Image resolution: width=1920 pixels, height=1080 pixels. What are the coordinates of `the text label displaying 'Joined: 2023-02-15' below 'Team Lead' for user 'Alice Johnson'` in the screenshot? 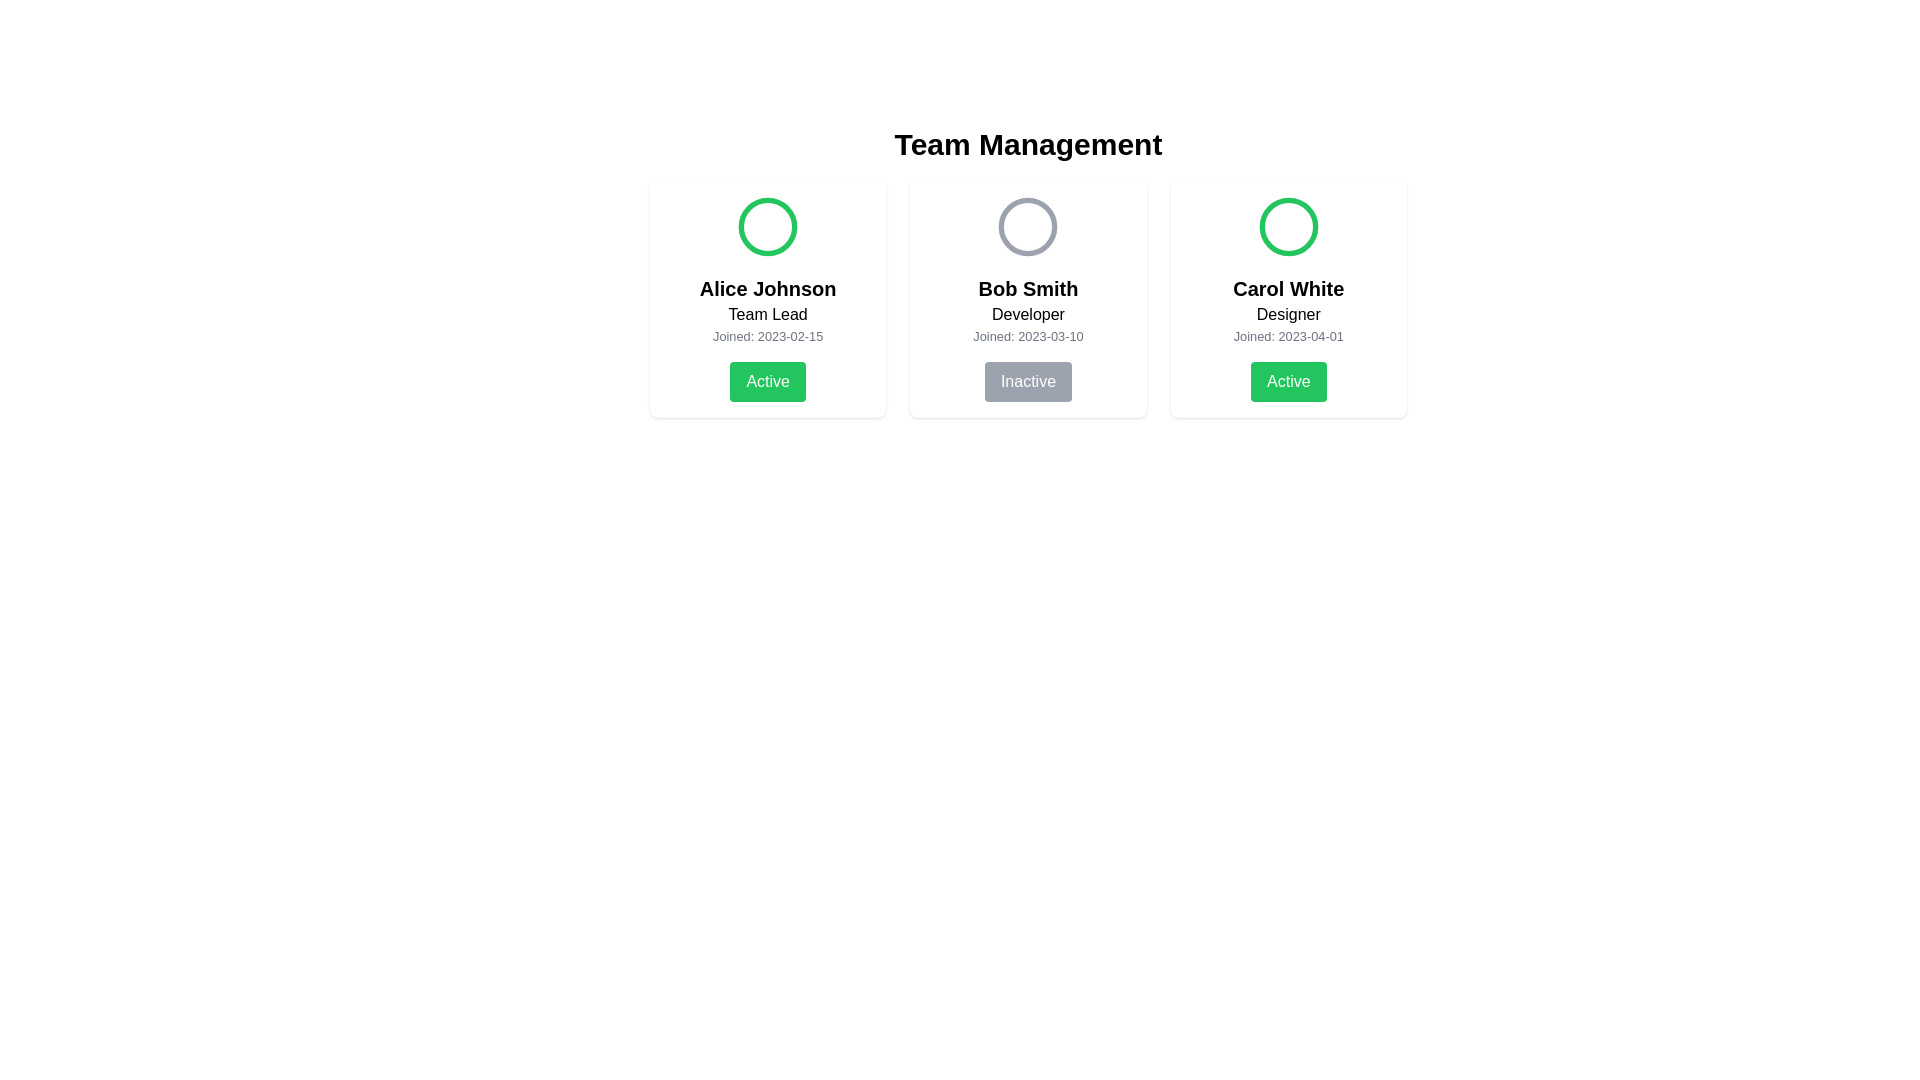 It's located at (767, 335).